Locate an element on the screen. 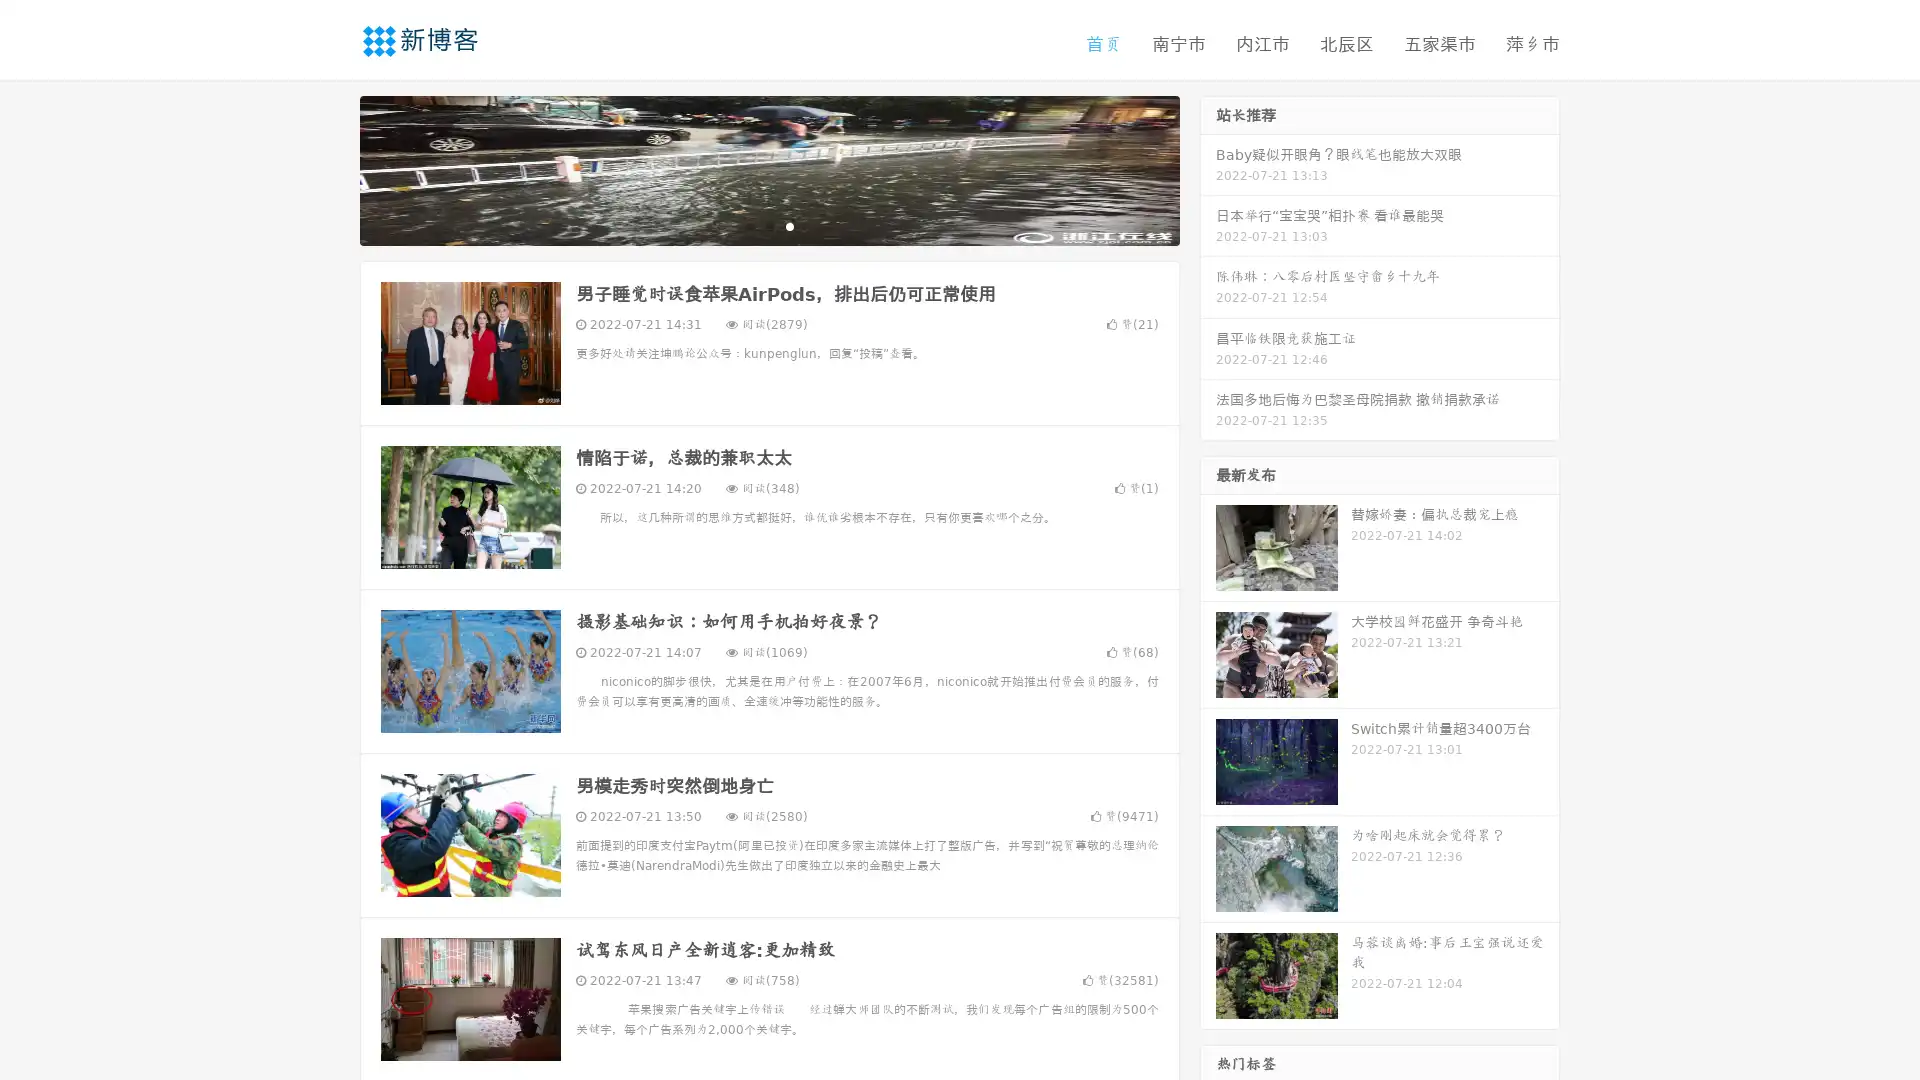 This screenshot has height=1080, width=1920. Go to slide 1 is located at coordinates (748, 225).